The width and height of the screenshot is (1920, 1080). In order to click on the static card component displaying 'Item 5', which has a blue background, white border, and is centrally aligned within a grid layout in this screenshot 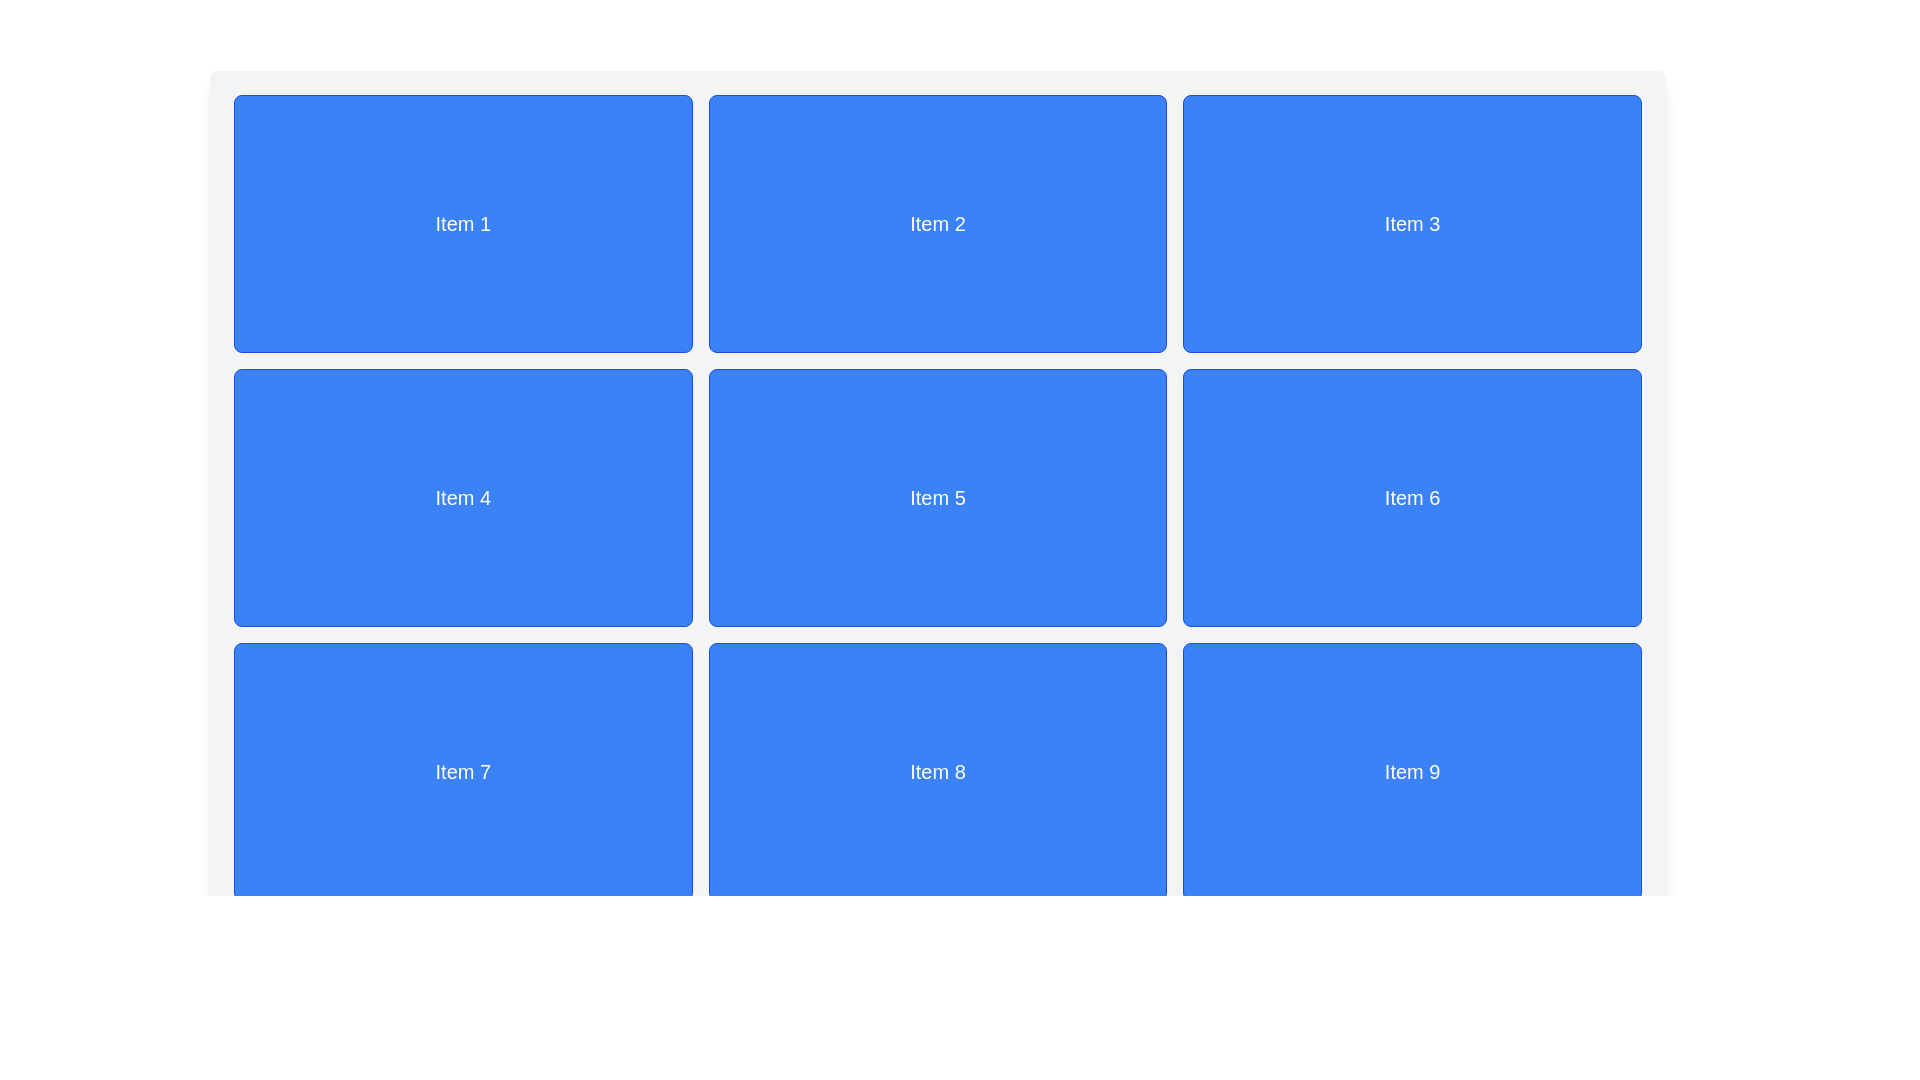, I will do `click(936, 496)`.